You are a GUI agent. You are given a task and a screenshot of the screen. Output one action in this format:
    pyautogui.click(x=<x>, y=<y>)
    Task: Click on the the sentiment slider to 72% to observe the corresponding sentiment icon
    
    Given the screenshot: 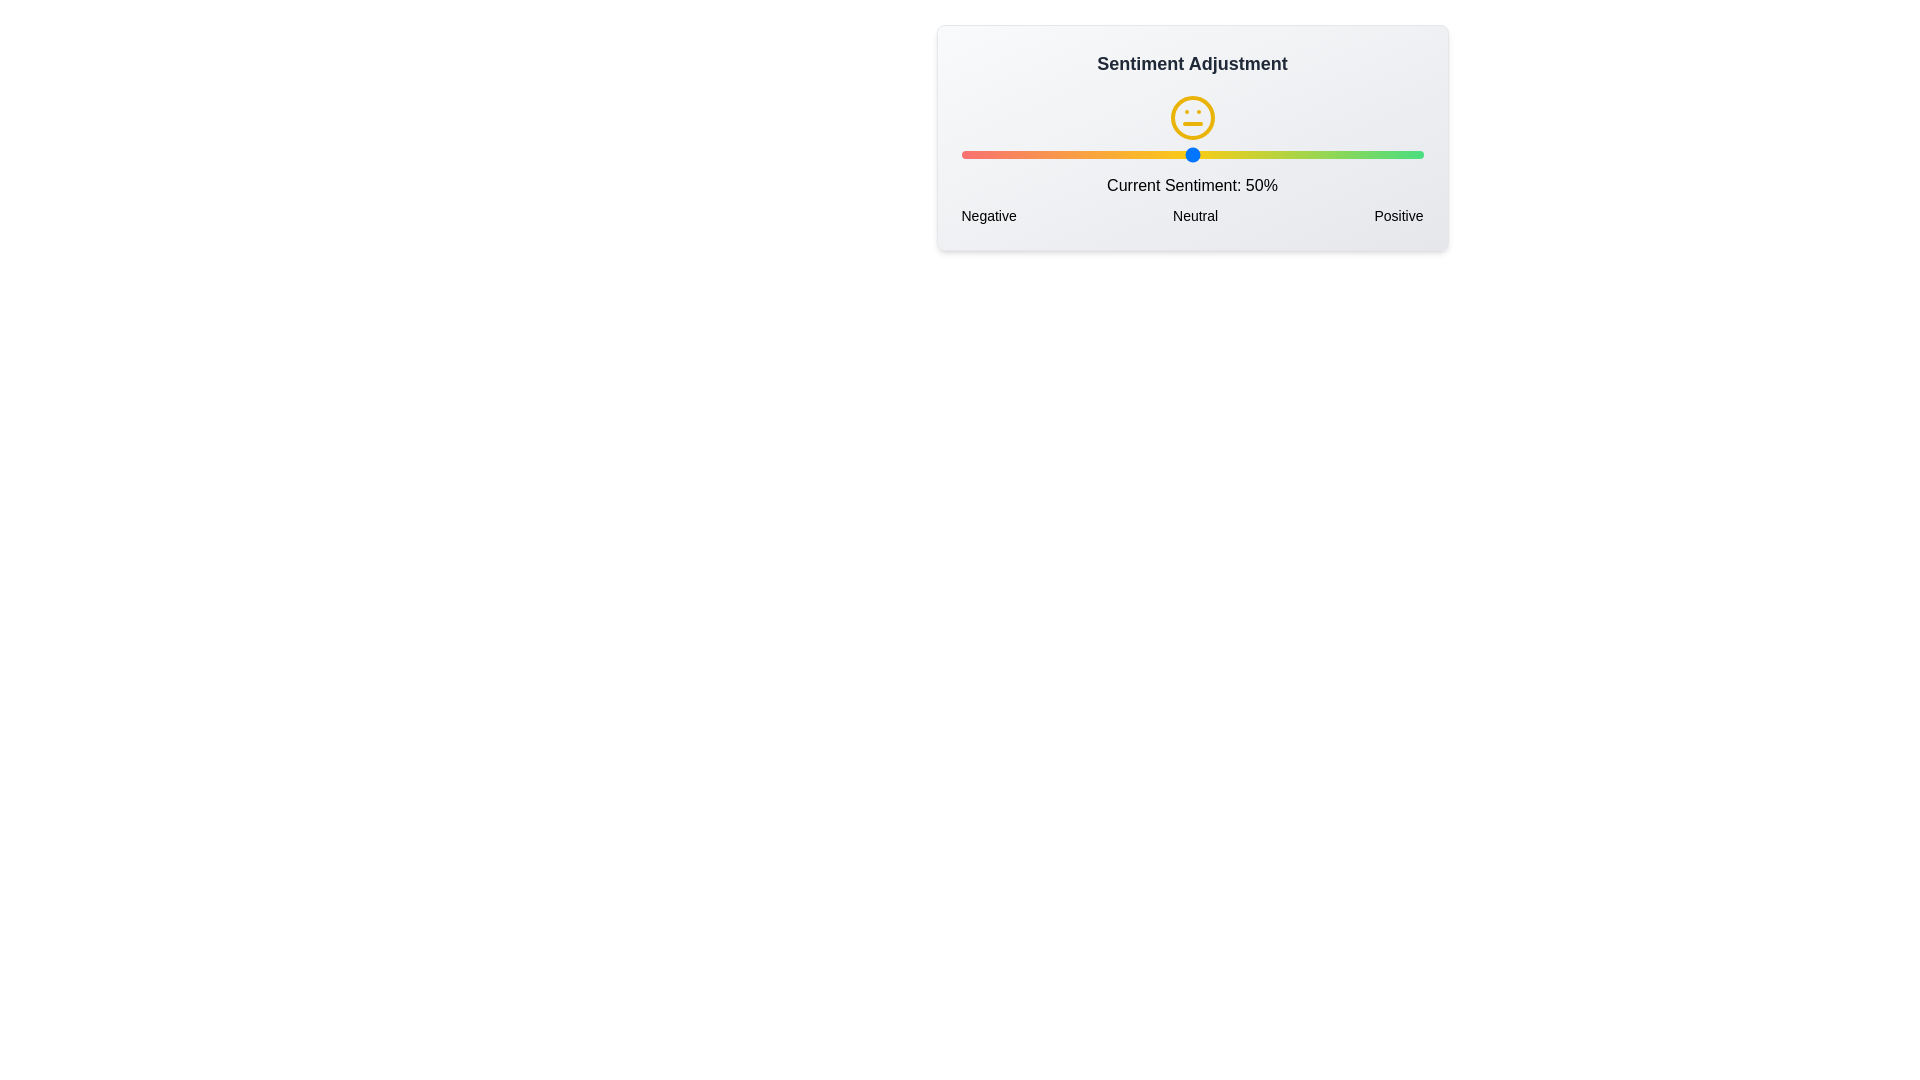 What is the action you would take?
    pyautogui.click(x=1294, y=153)
    